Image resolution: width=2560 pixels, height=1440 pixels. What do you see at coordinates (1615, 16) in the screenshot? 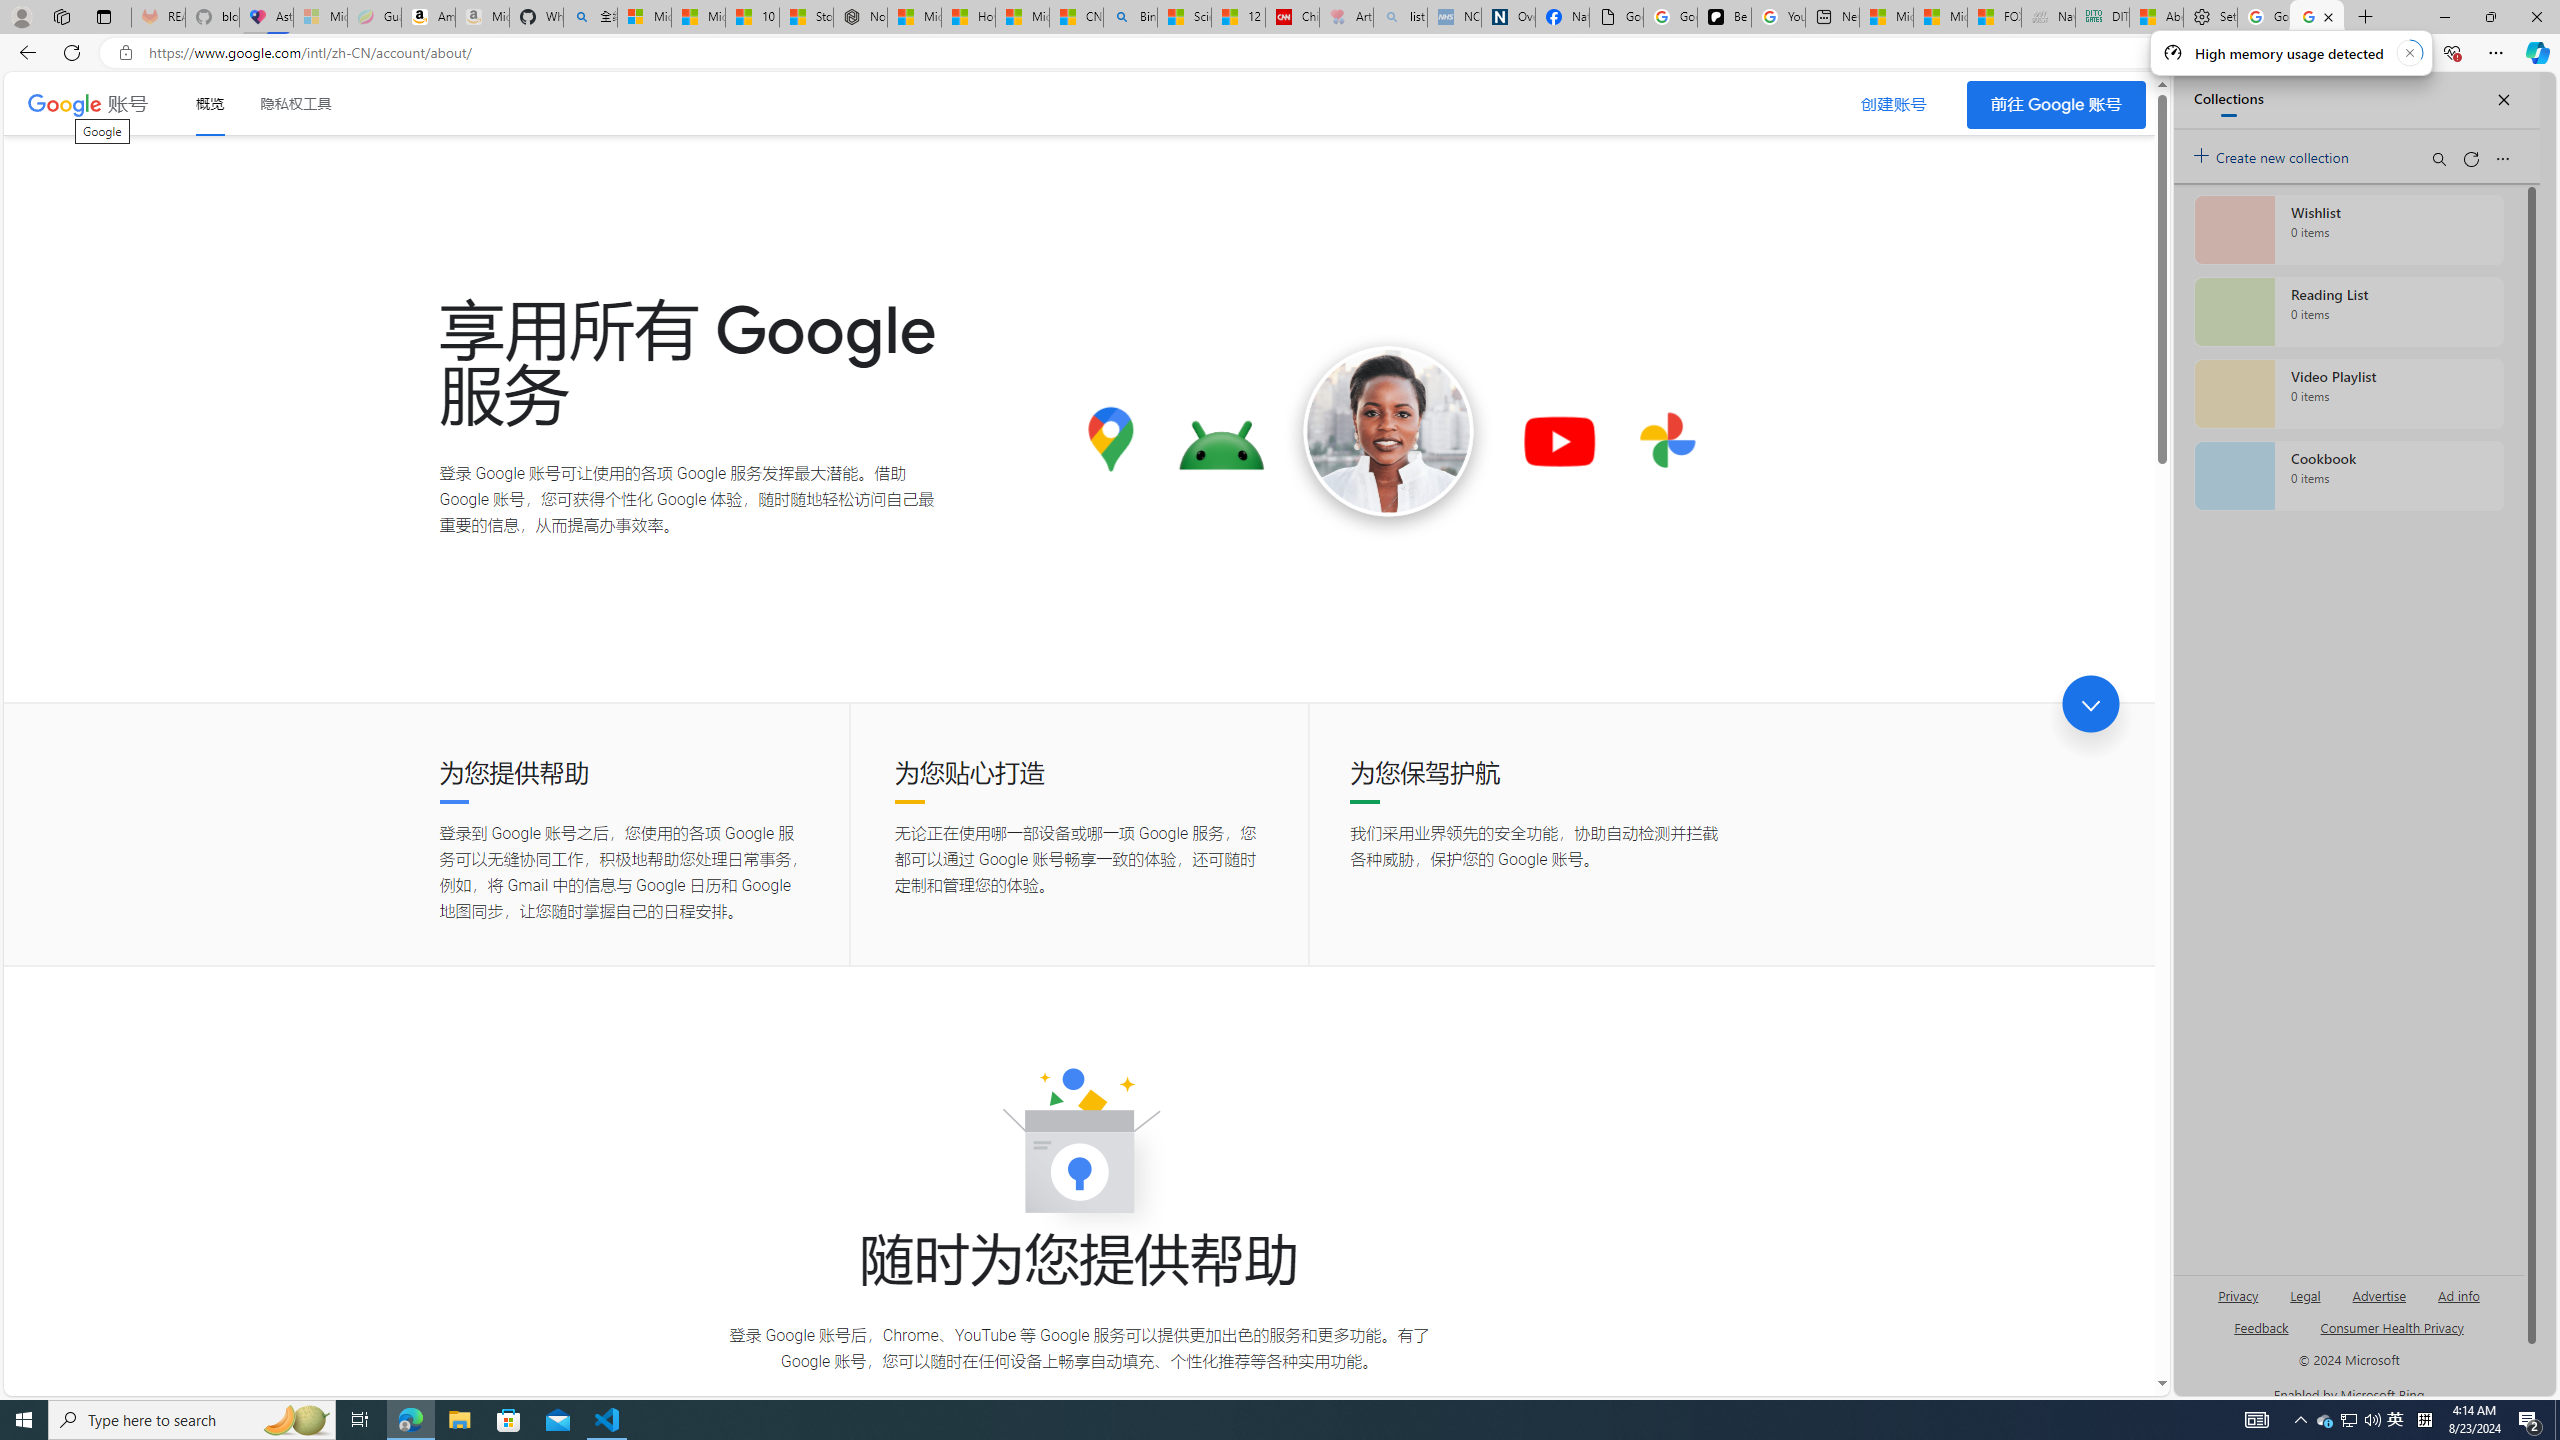
I see `'Google Analytics Opt-out Browser Add-on Download Page'` at bounding box center [1615, 16].